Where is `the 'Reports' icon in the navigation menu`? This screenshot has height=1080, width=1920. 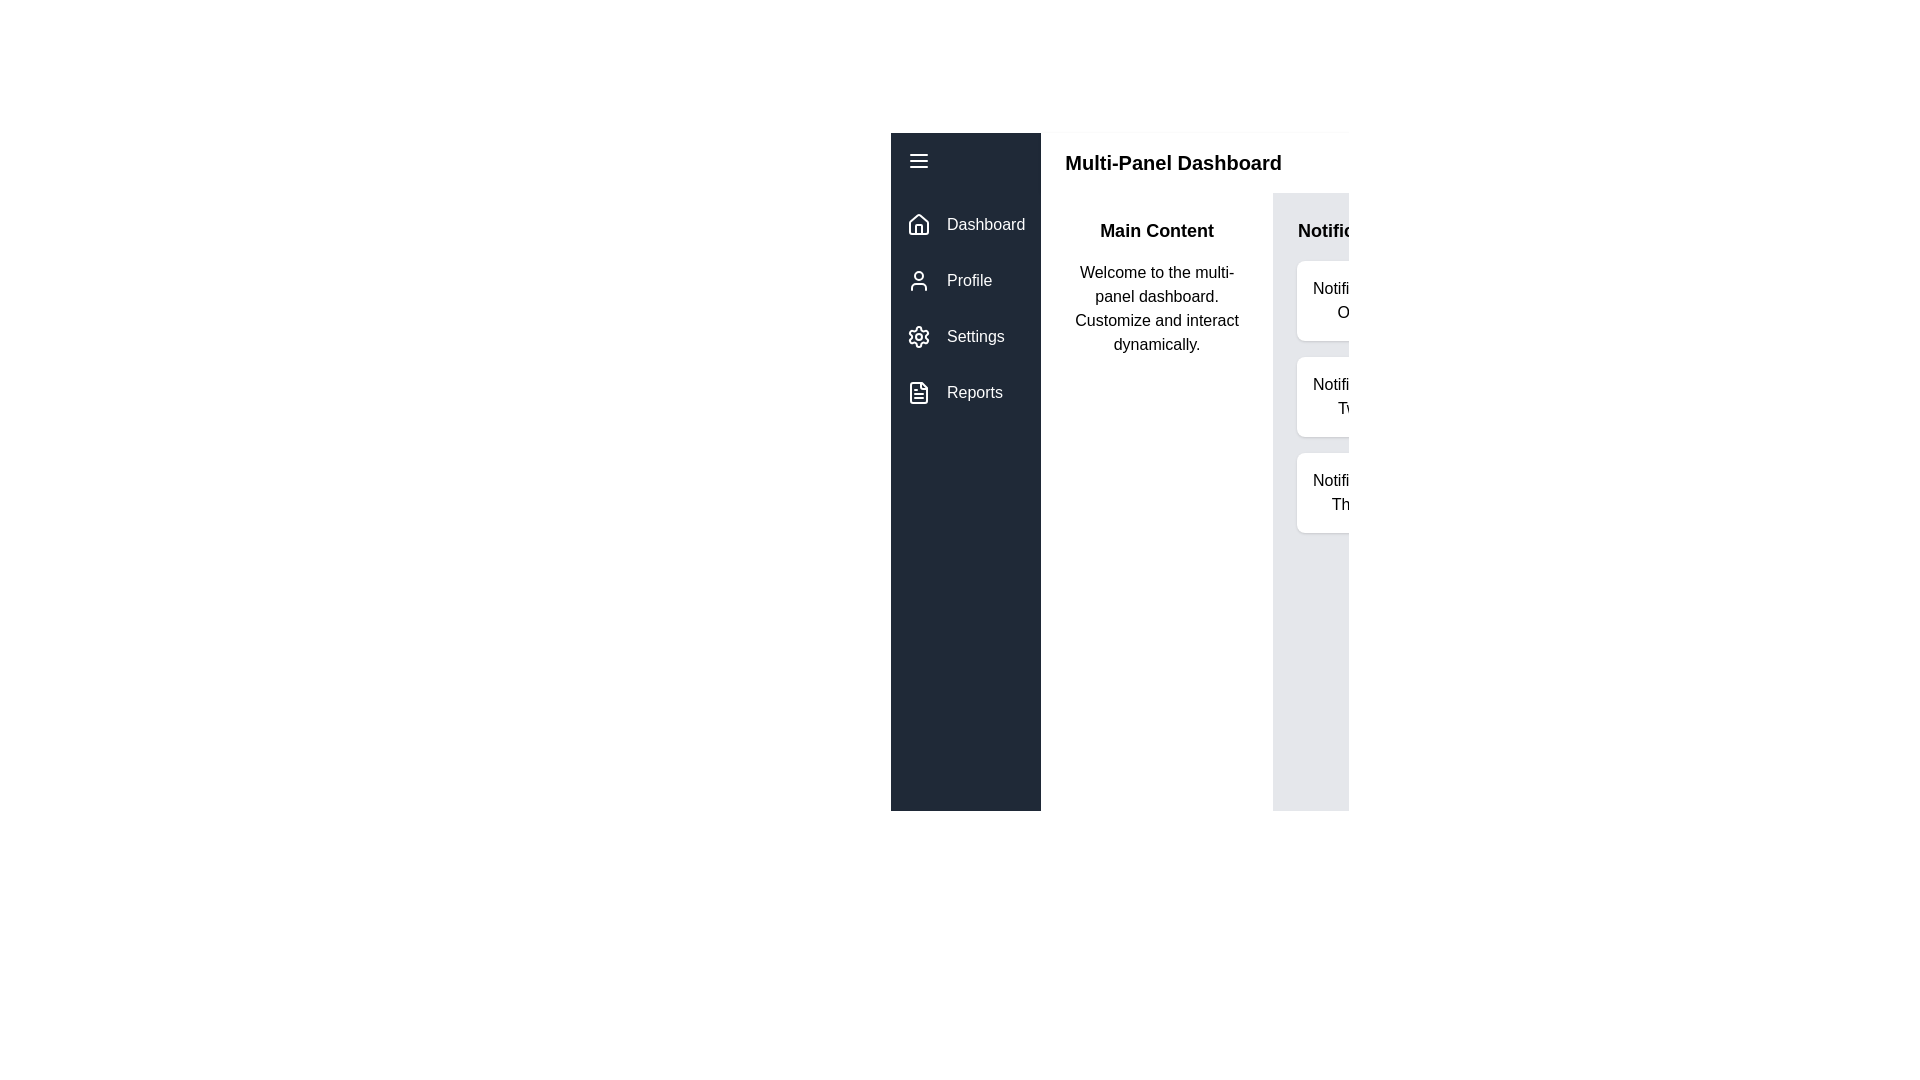 the 'Reports' icon in the navigation menu is located at coordinates (917, 393).